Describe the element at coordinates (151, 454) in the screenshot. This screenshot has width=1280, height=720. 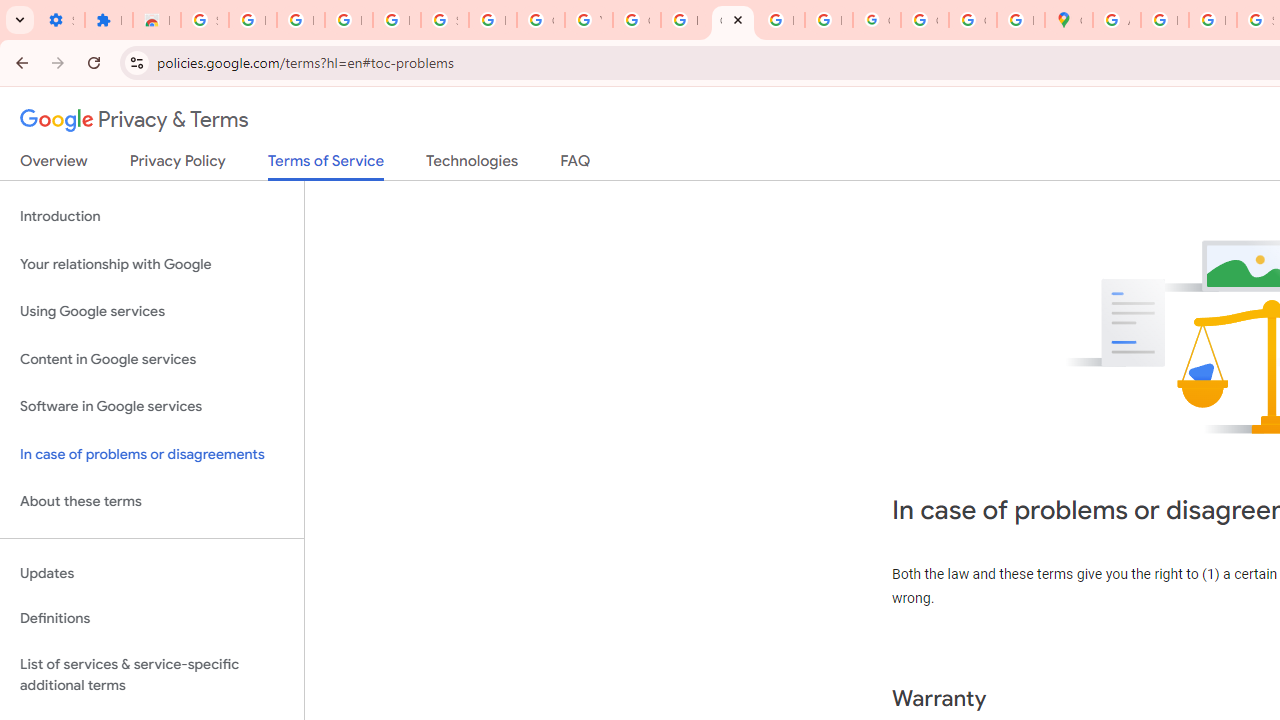
I see `'In case of problems or disagreements'` at that location.